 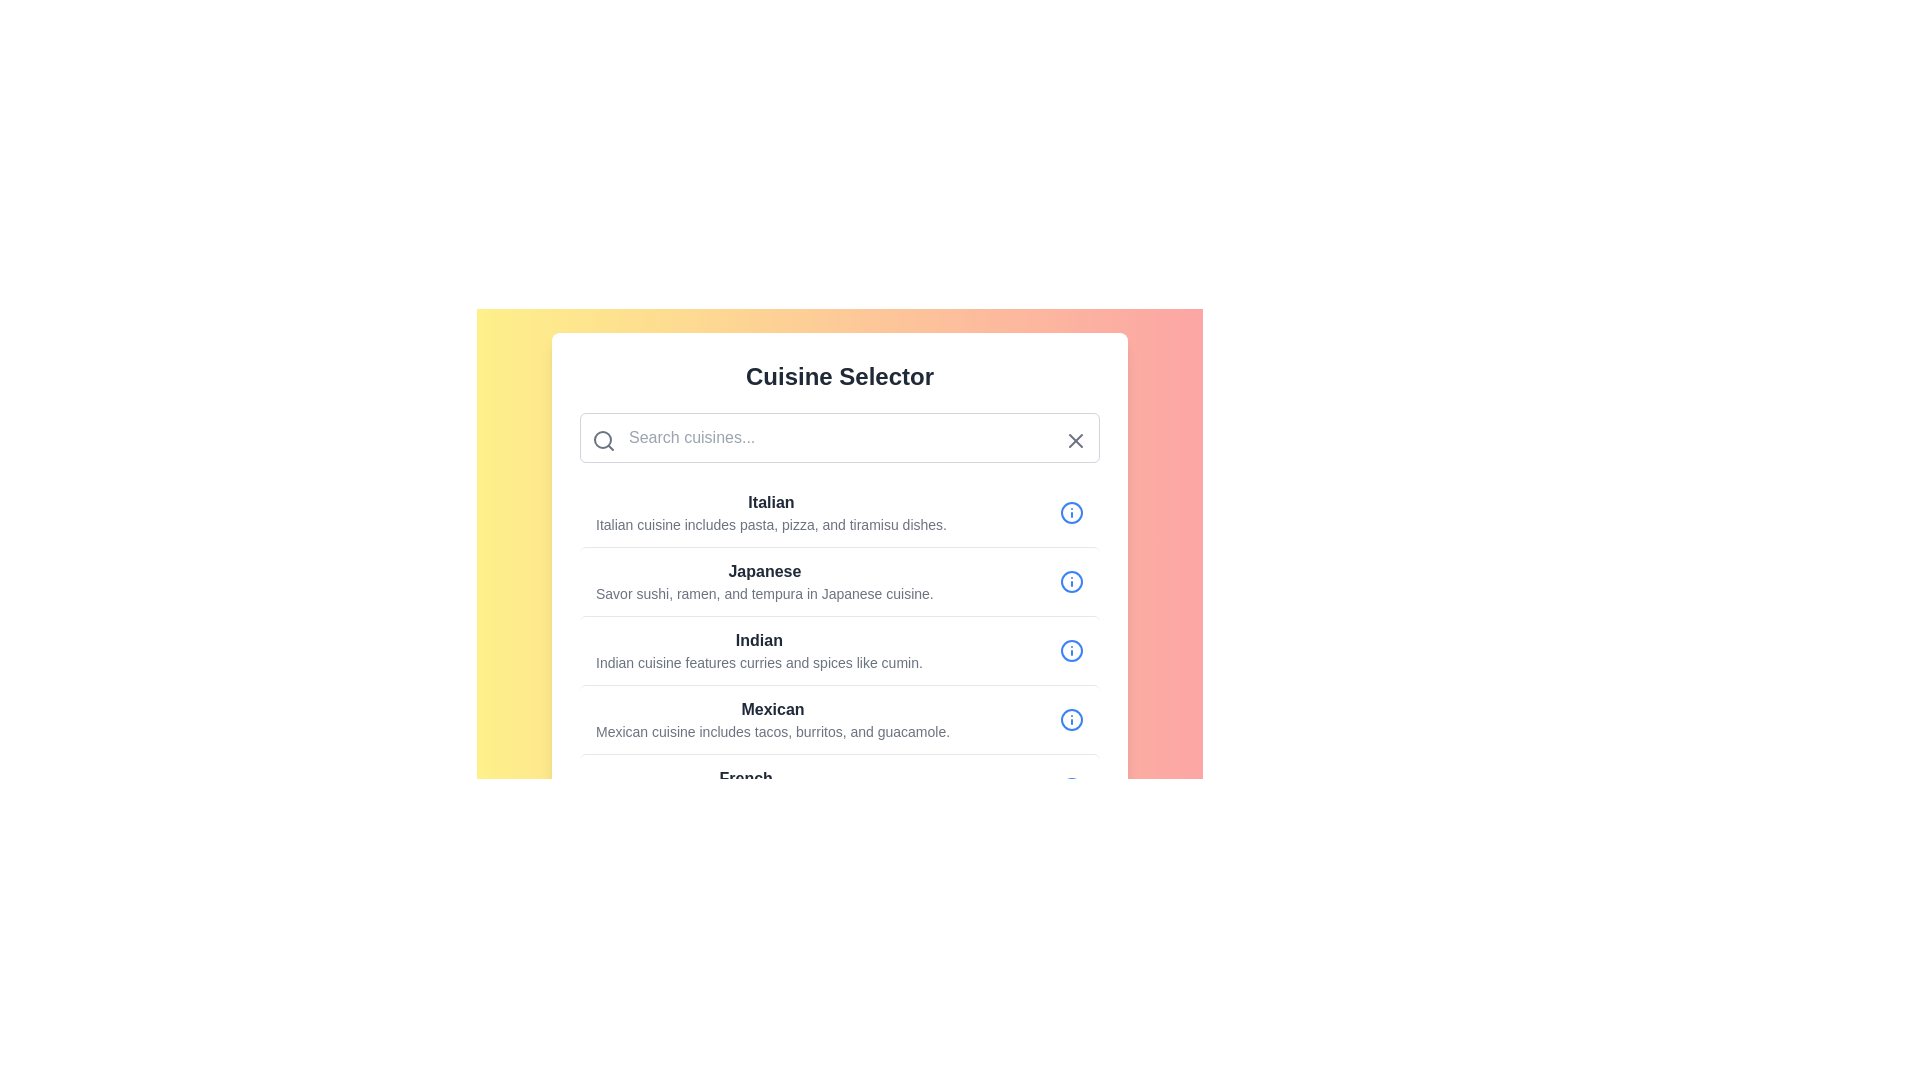 What do you see at coordinates (758, 651) in the screenshot?
I see `the text display element that describes 'Indian' cuisine, which is positioned between 'Japanese' and 'Mexican' in the cuisine selection interface` at bounding box center [758, 651].